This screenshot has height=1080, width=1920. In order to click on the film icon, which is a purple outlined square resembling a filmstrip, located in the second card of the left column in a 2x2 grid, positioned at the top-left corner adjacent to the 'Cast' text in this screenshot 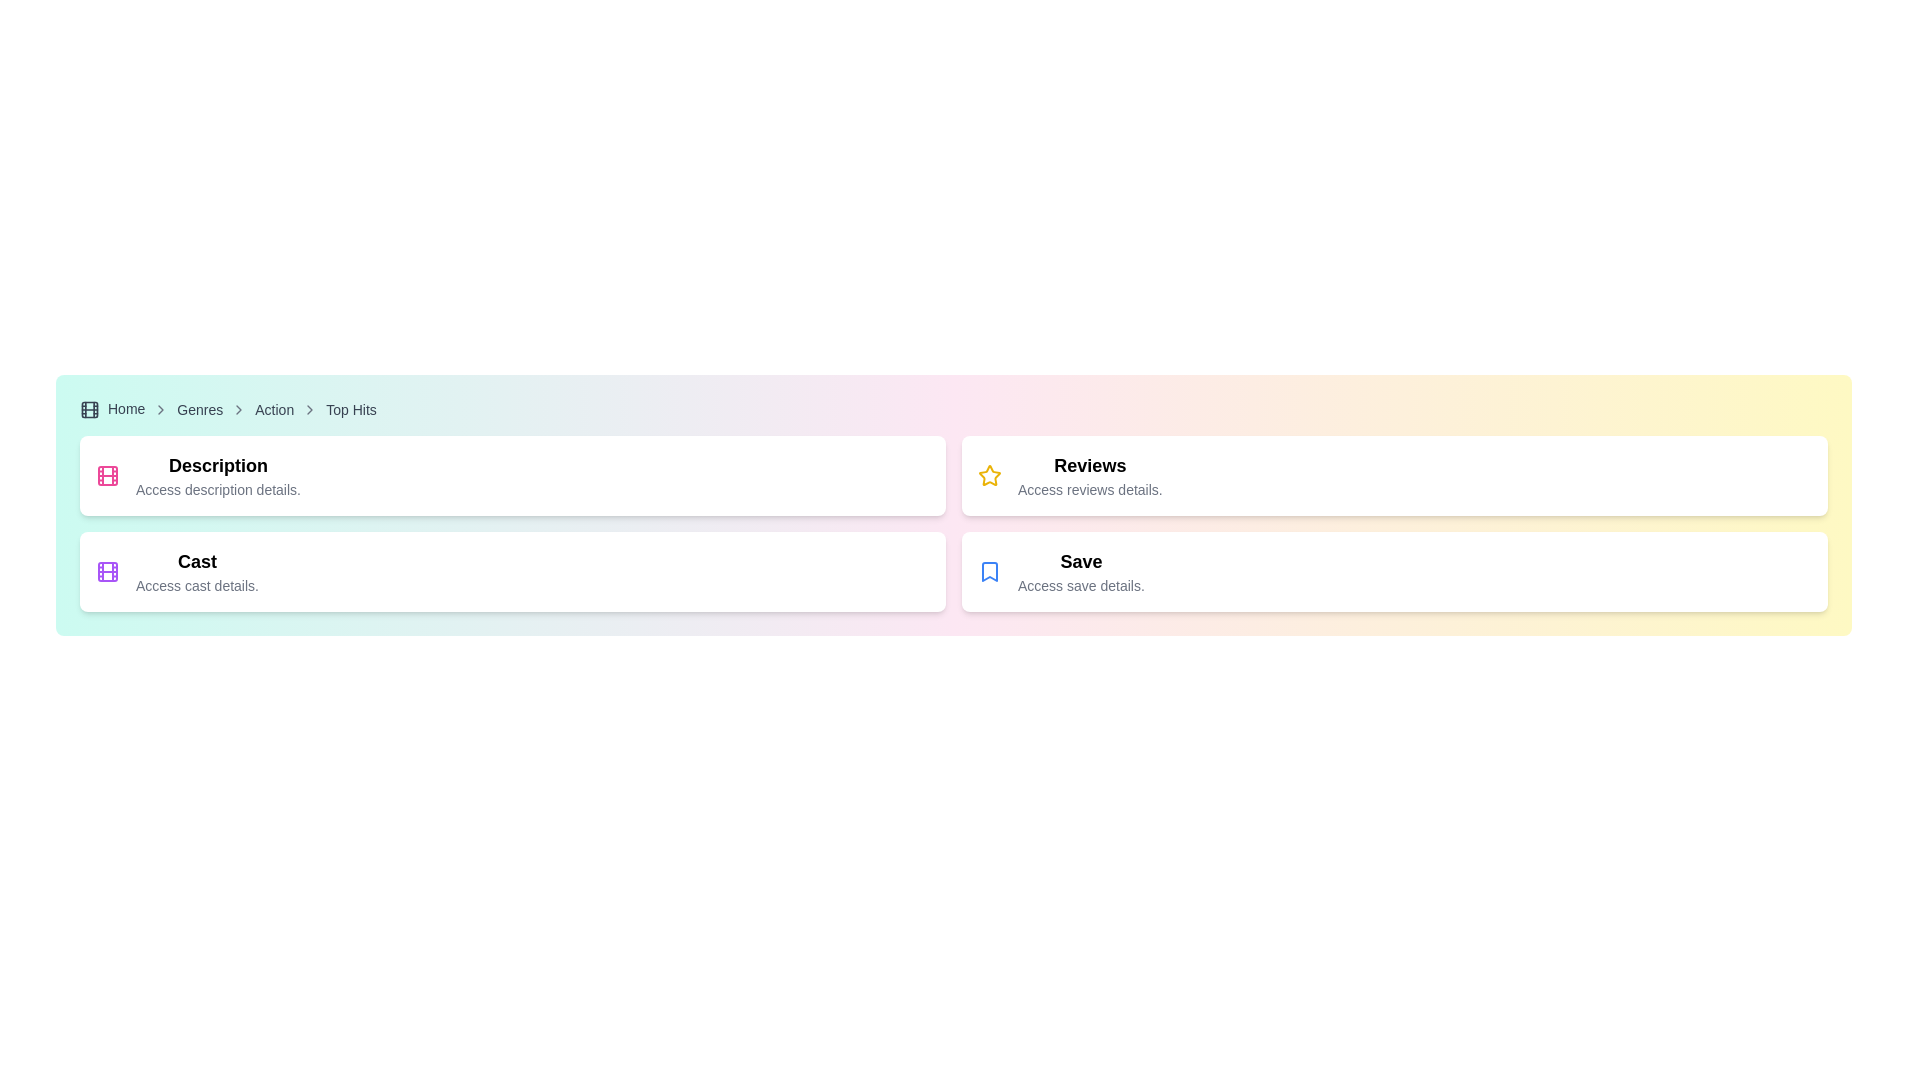, I will do `click(107, 571)`.